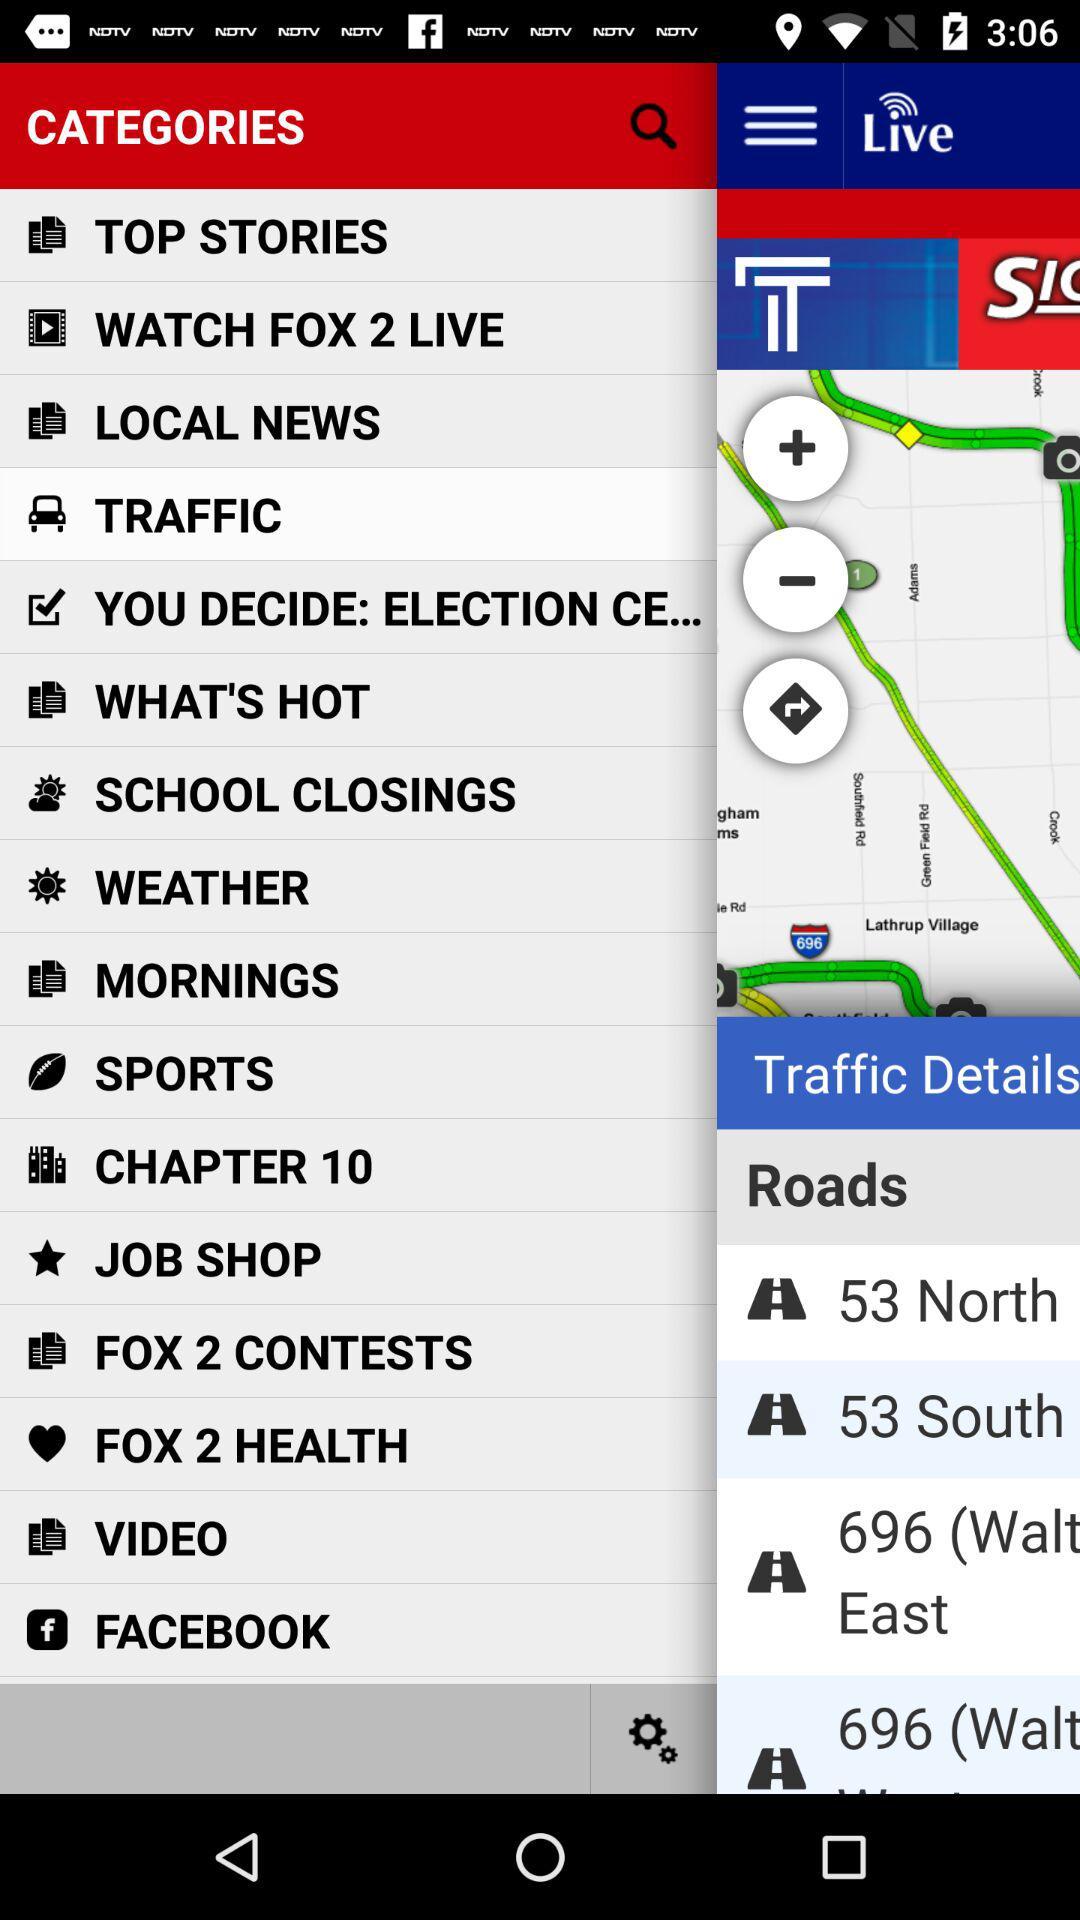  Describe the element at coordinates (778, 124) in the screenshot. I see `menu icon` at that location.